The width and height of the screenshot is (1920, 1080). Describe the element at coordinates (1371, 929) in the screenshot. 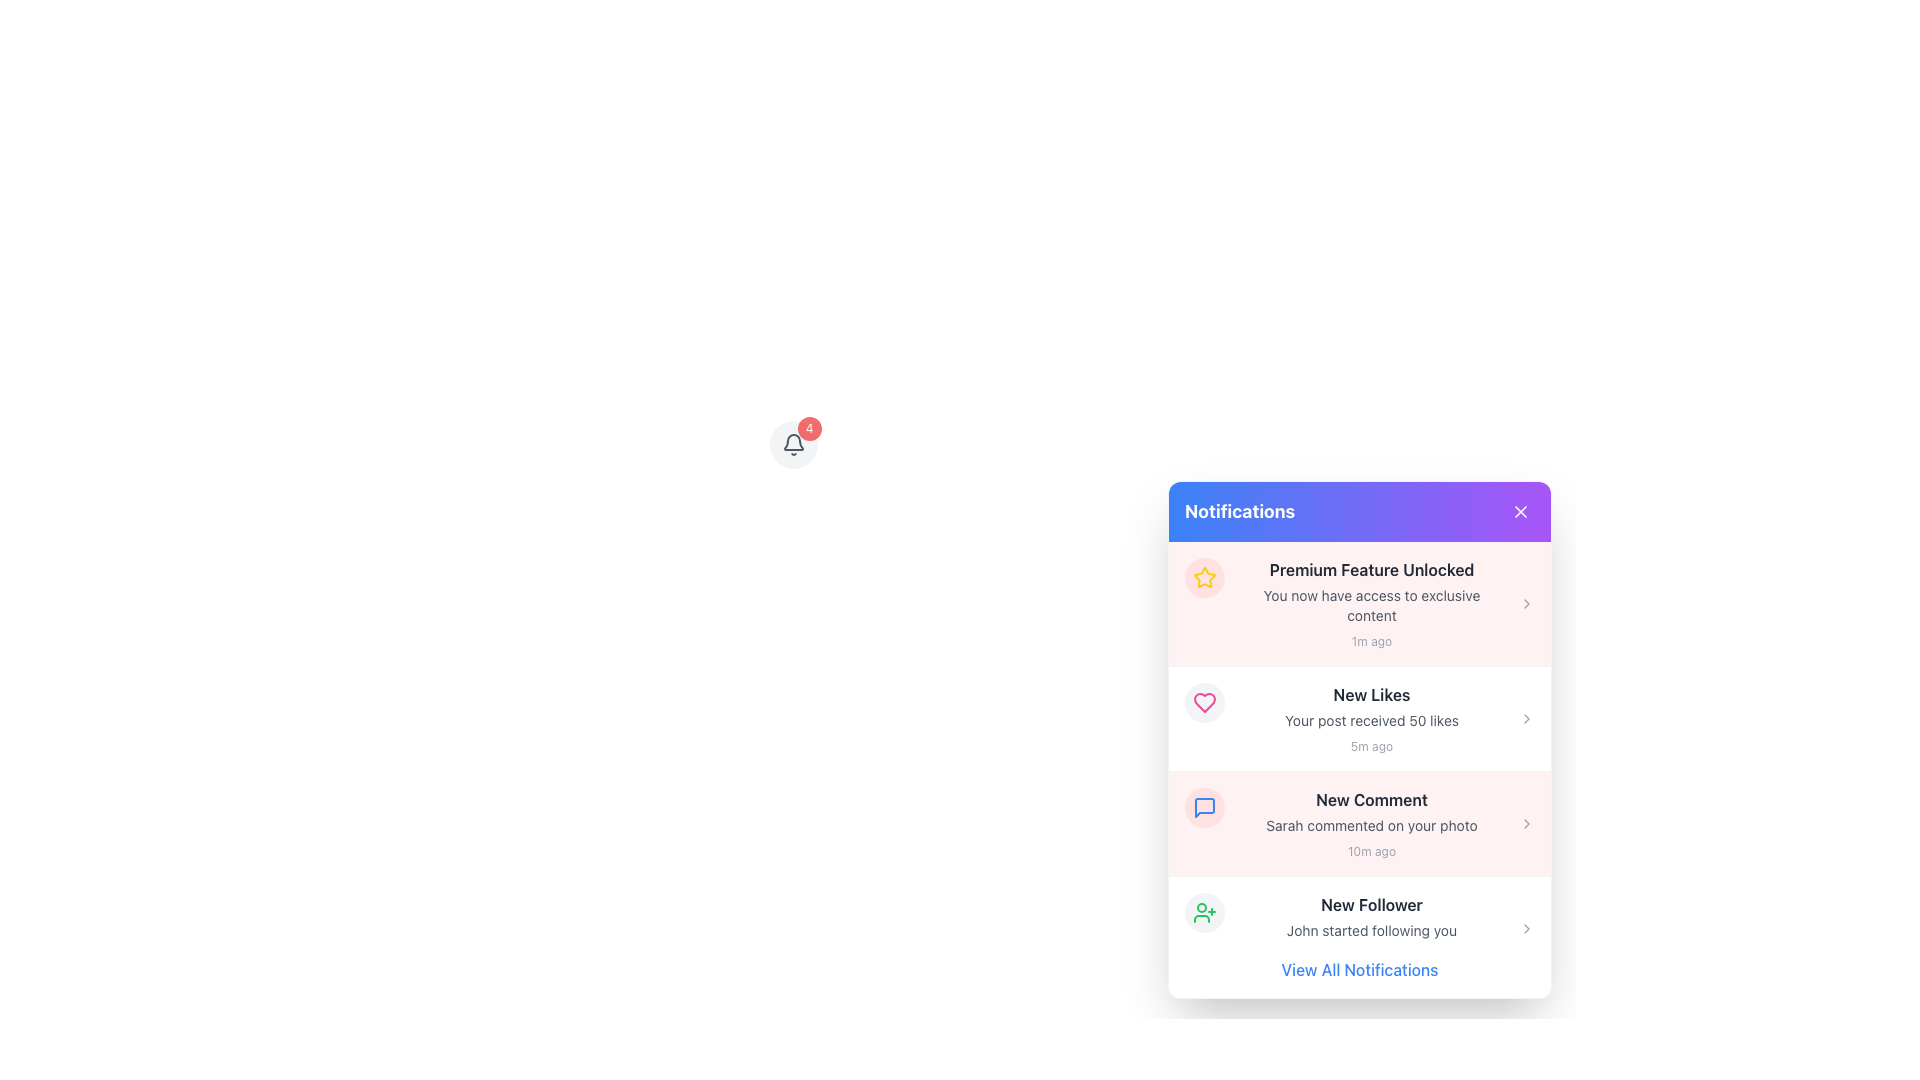

I see `the notification entry that informs the user that 'John' has started following them, which is the fourth item in the notification panel` at that location.